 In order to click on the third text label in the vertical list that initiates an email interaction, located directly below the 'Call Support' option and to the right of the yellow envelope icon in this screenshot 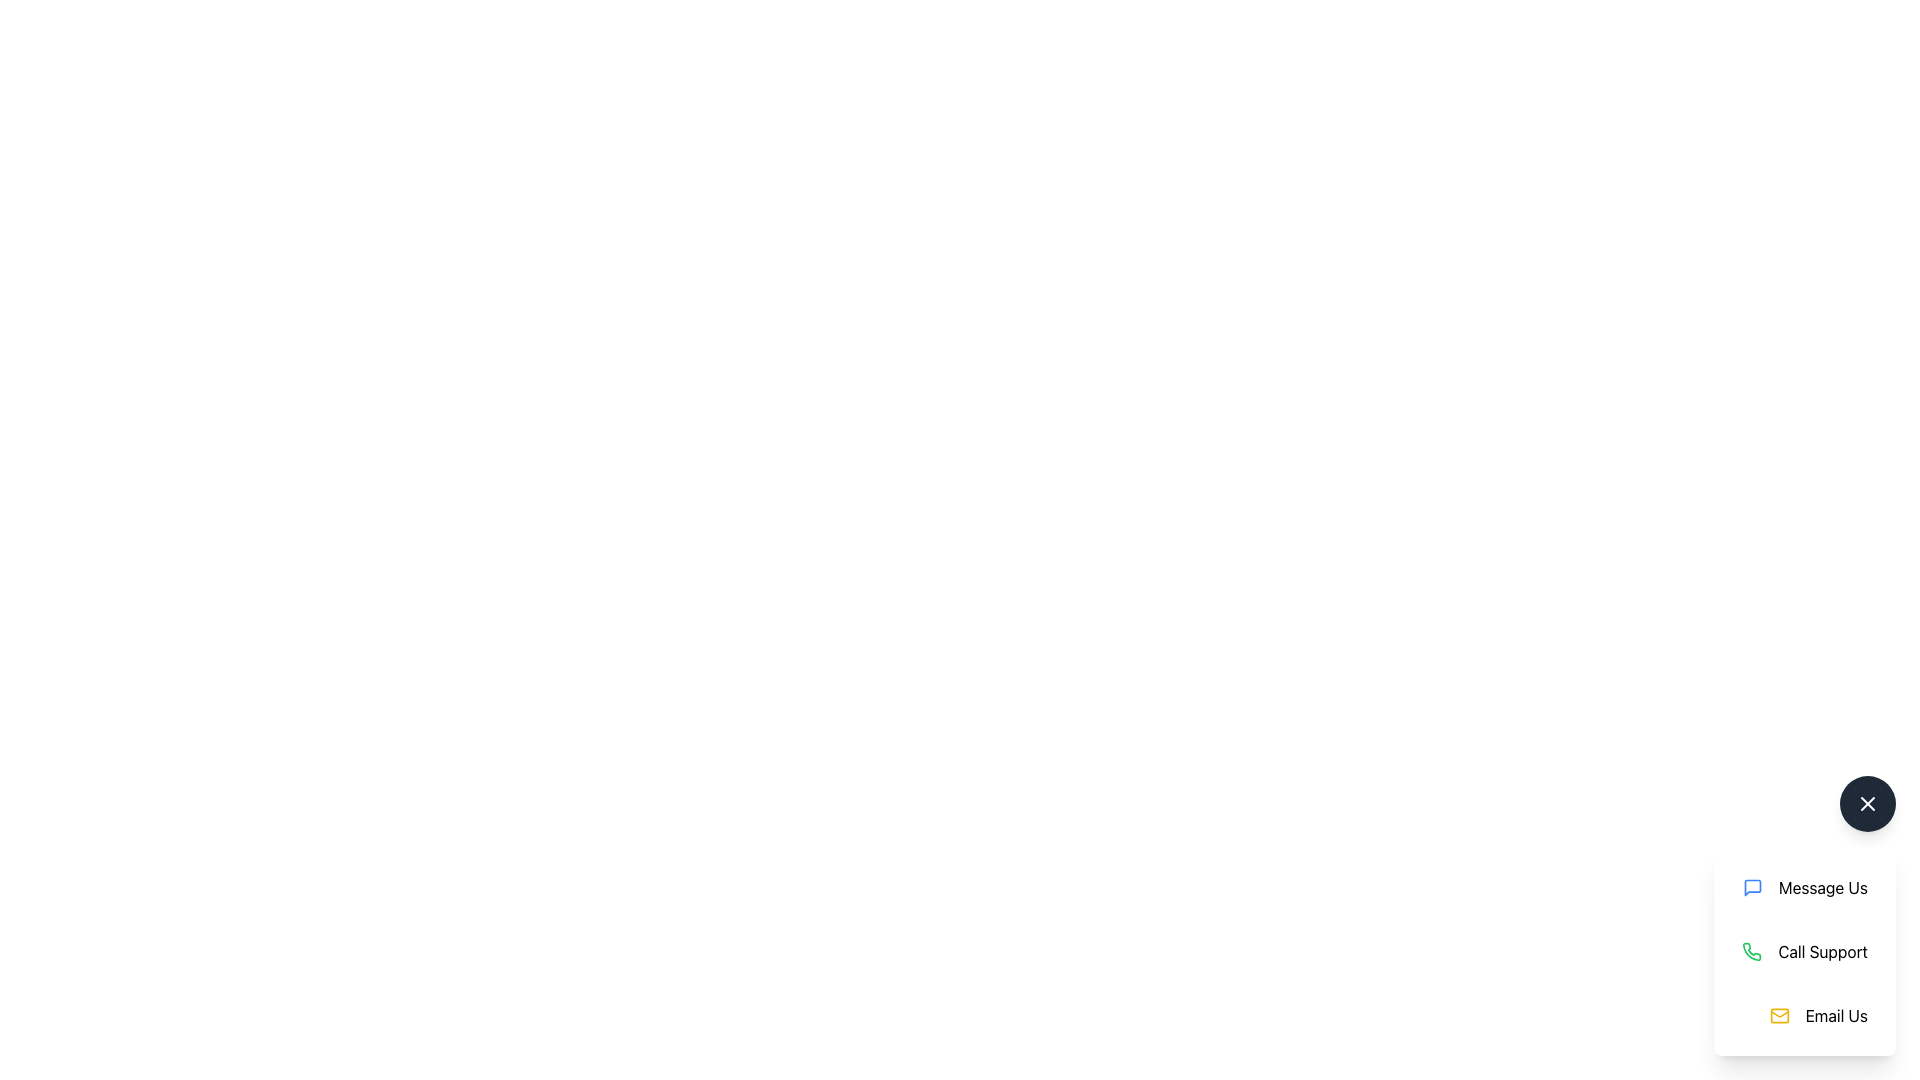, I will do `click(1836, 1015)`.